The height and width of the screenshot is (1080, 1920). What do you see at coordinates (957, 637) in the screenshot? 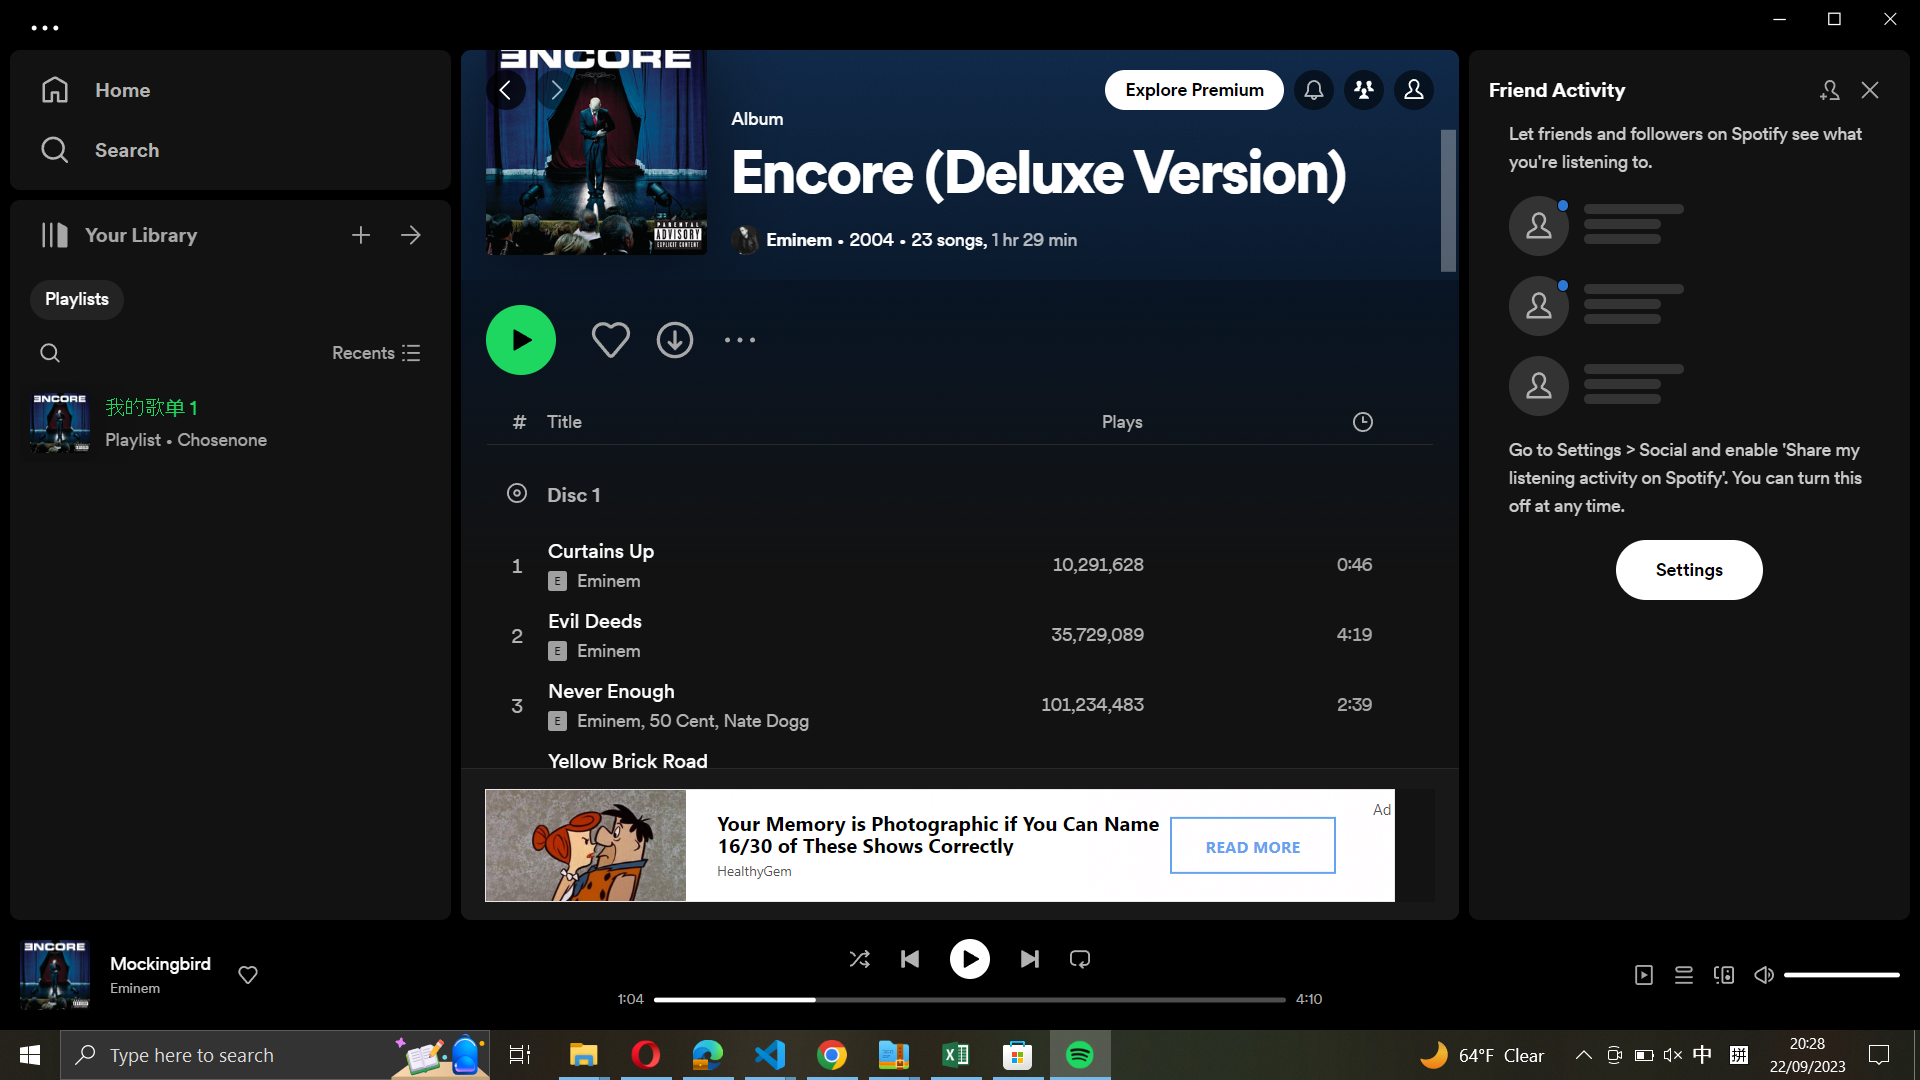
I see `the playback of "Evil Deeds` at bounding box center [957, 637].